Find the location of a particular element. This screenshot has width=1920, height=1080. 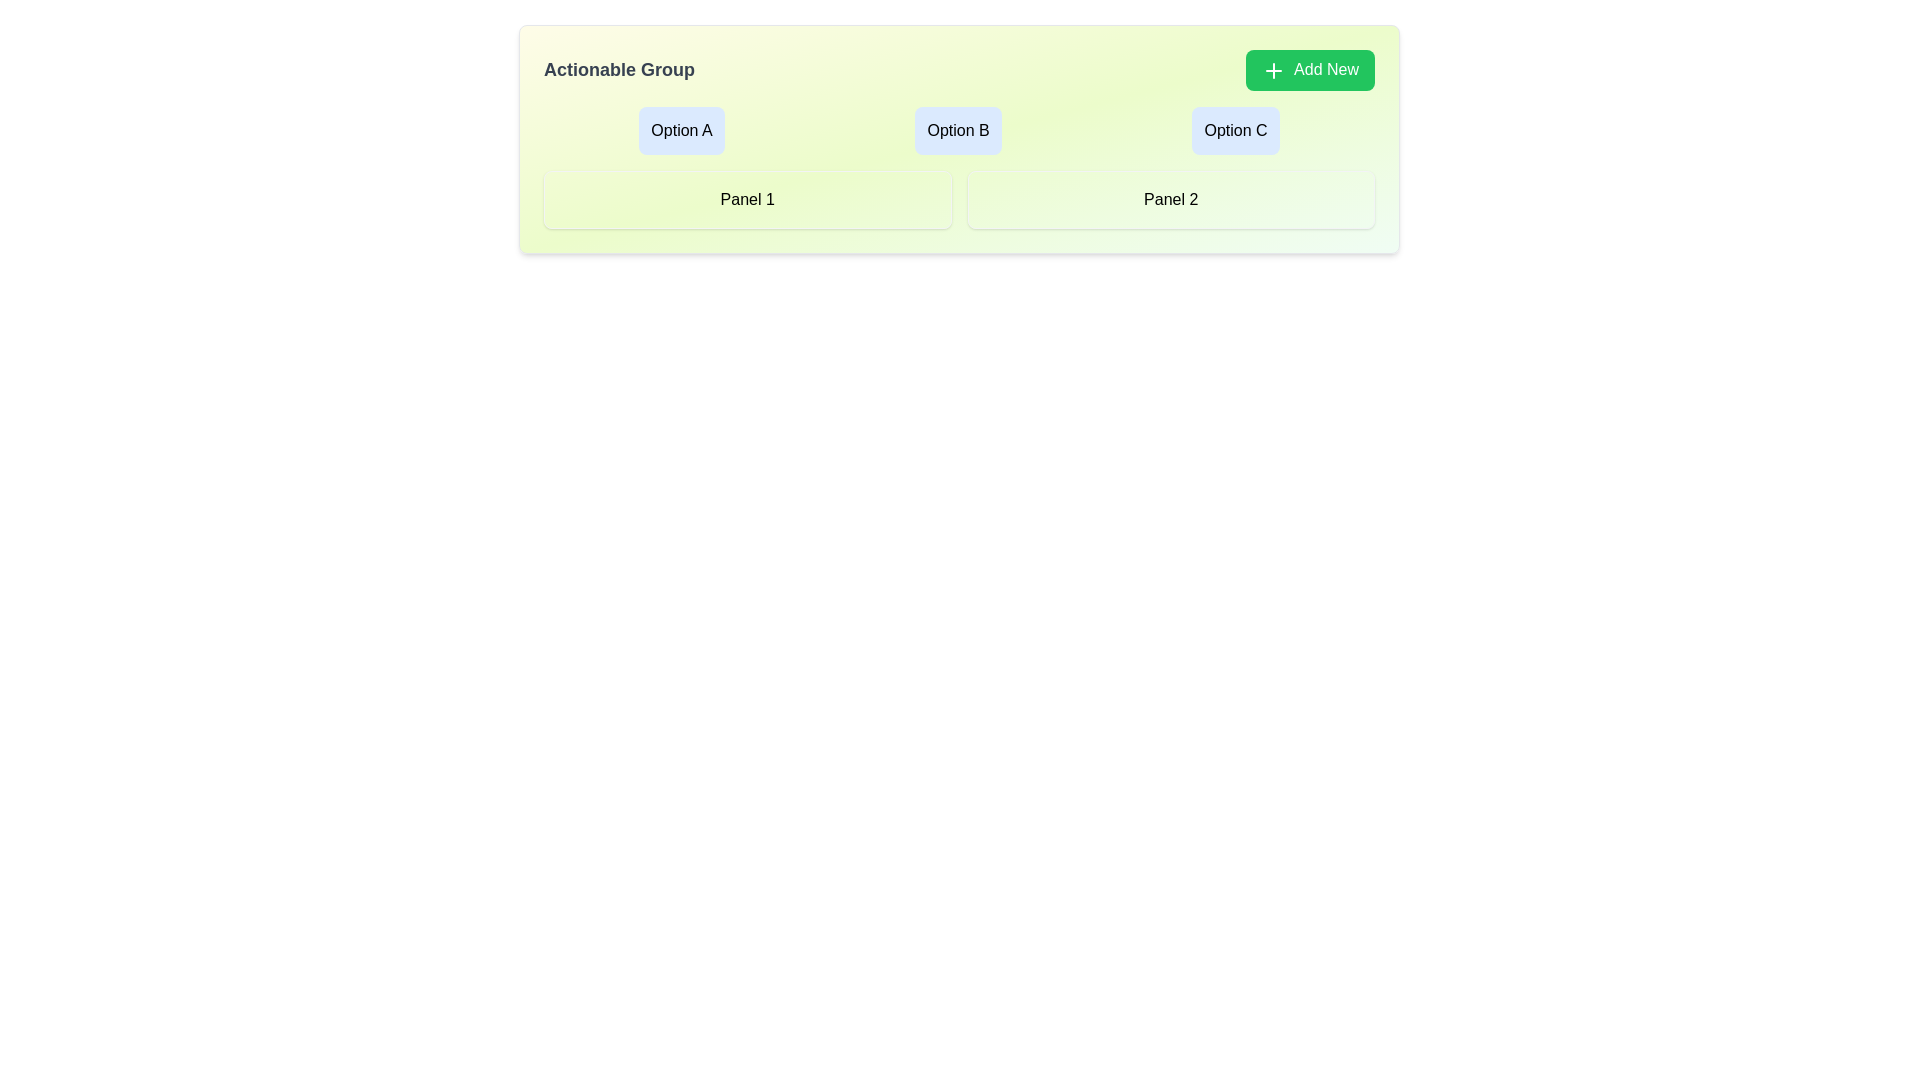

the 'Add New' button in the 'Actionable Group' section is located at coordinates (958, 69).